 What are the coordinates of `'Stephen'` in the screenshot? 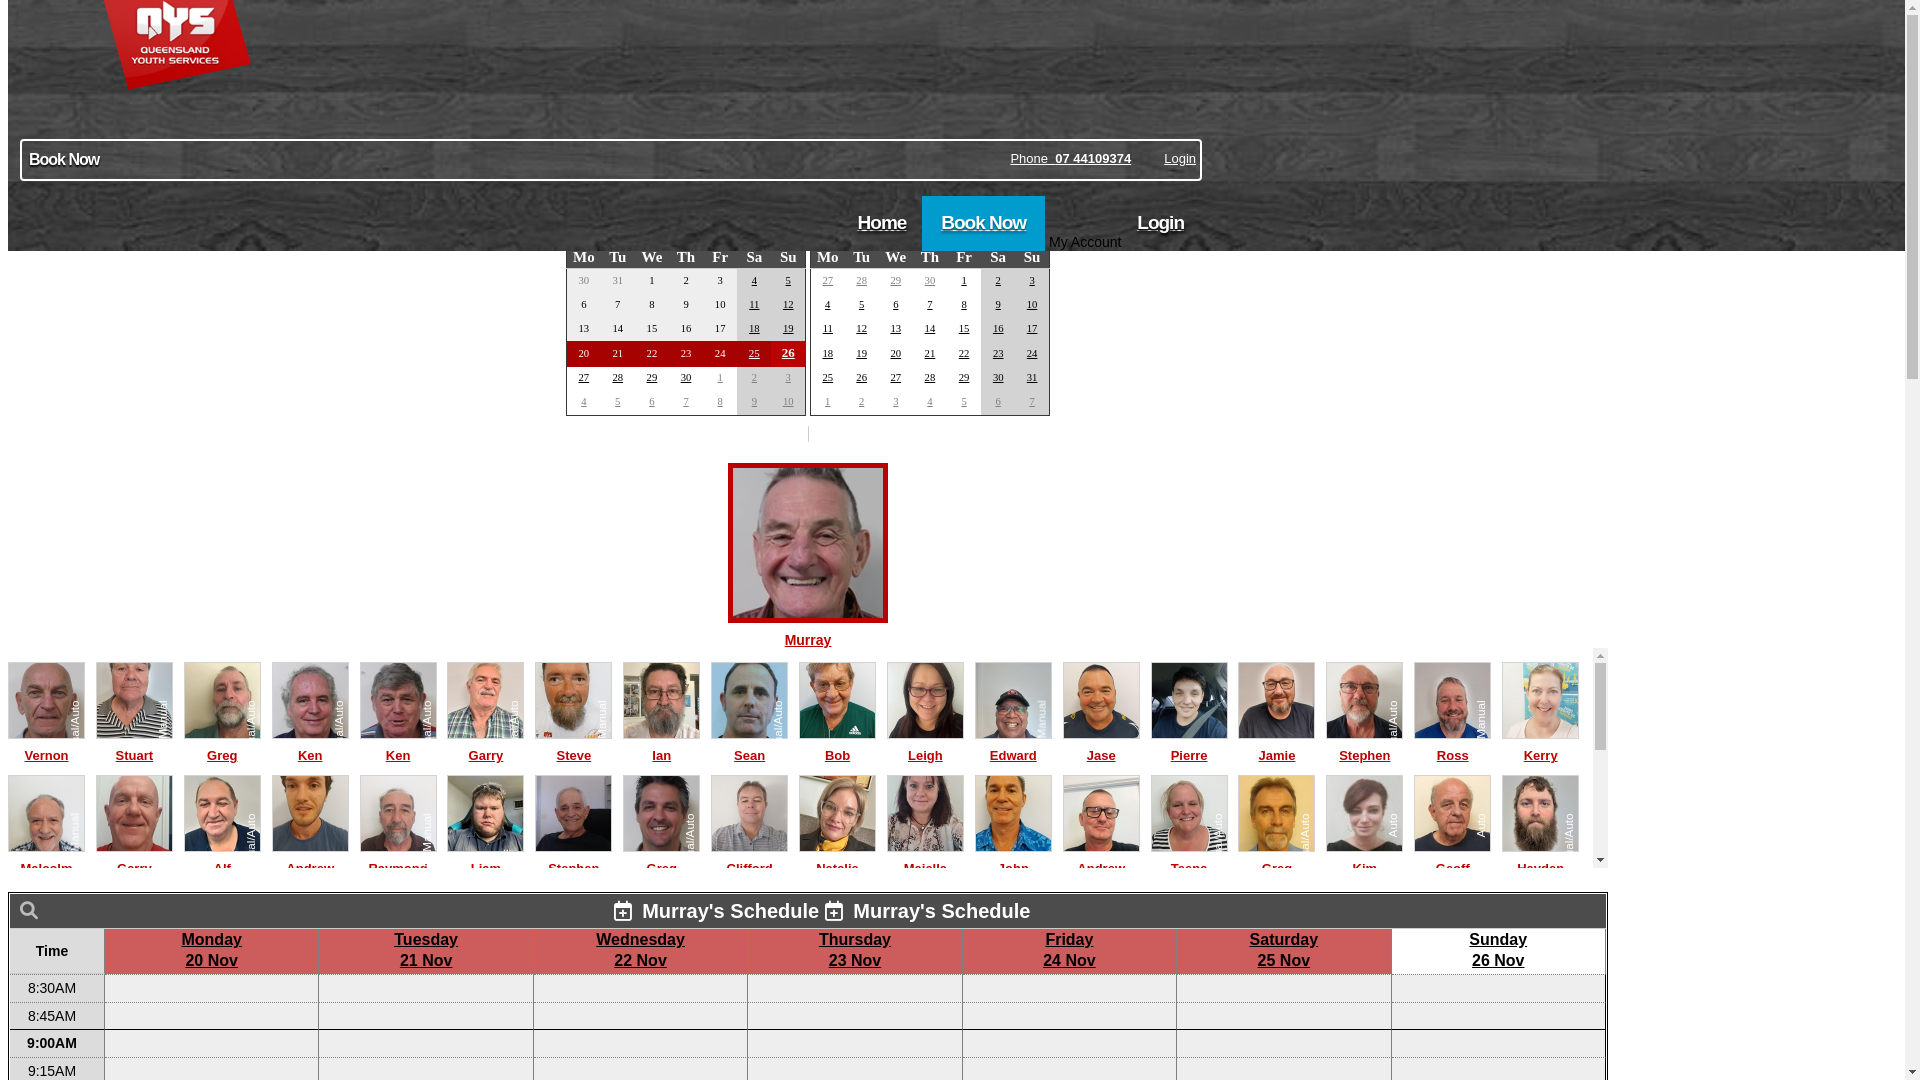 It's located at (534, 857).